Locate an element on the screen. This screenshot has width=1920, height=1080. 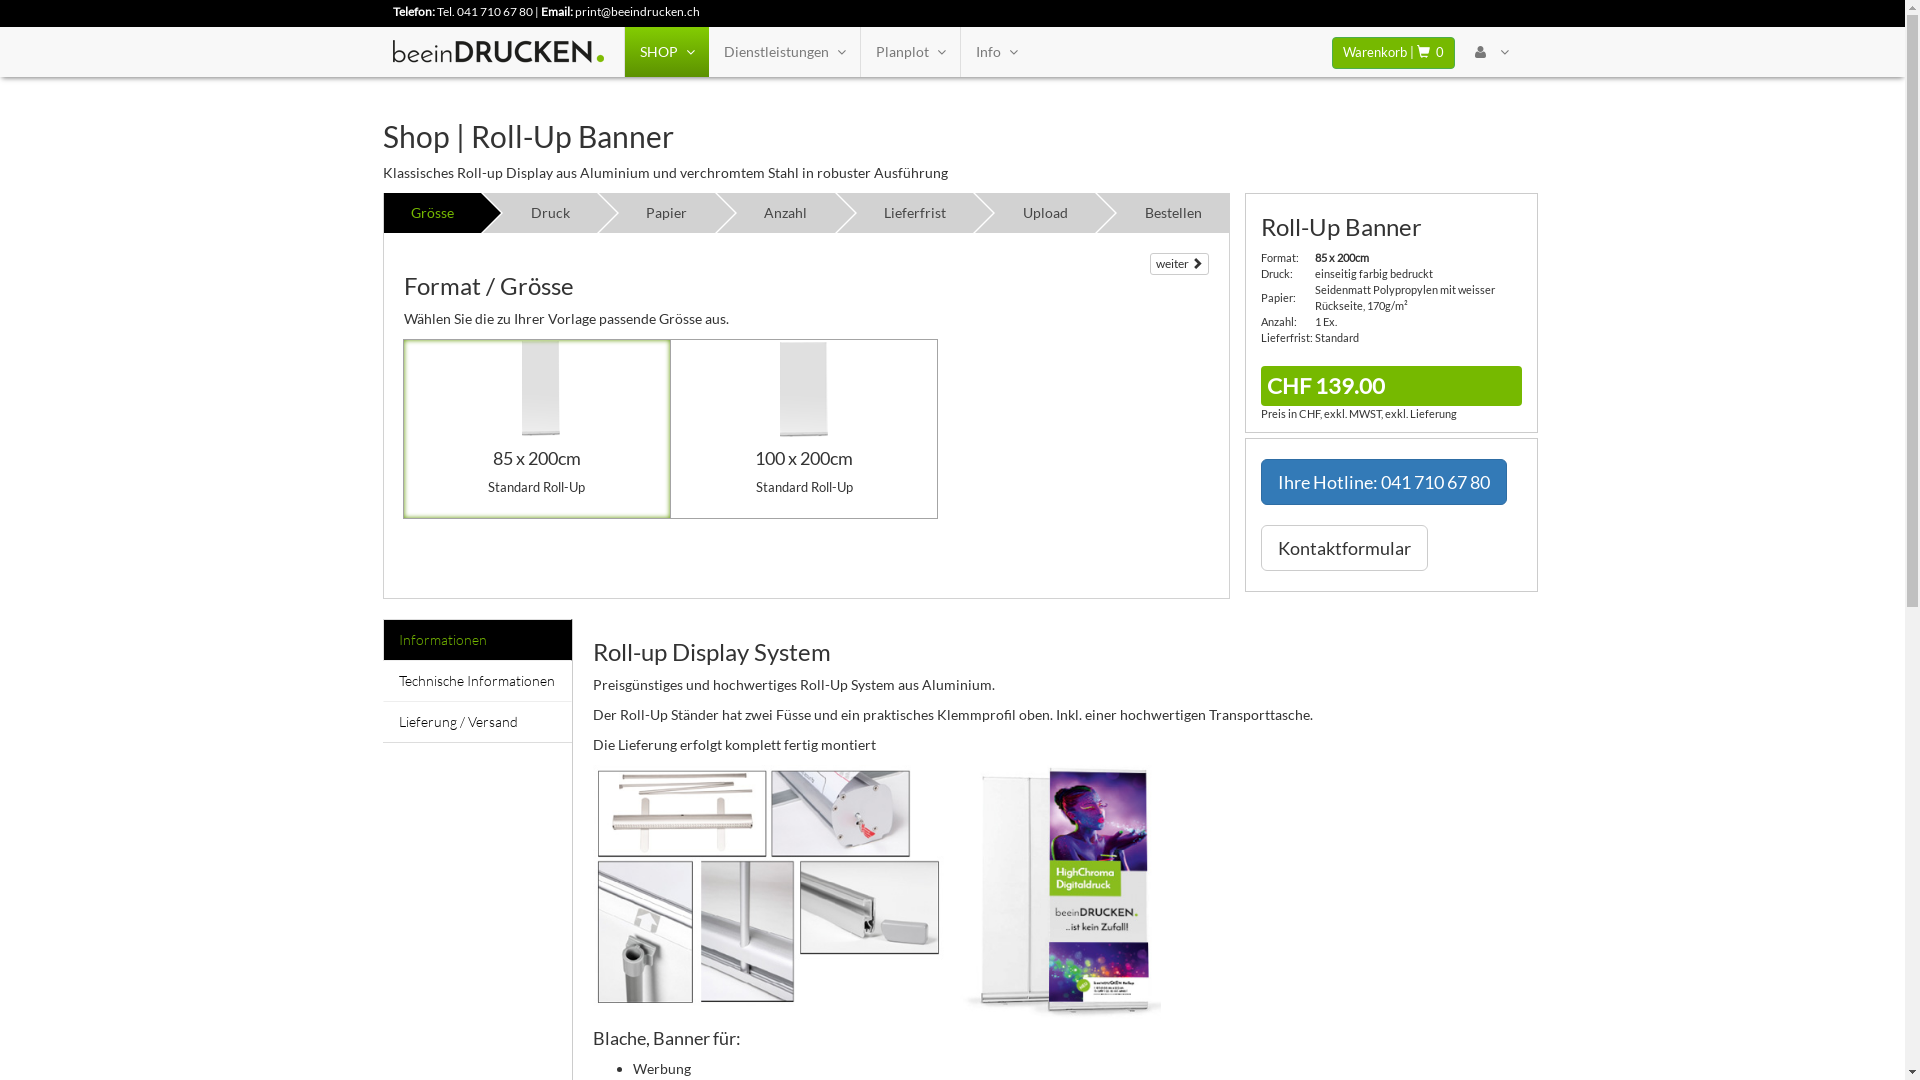
'Bestellen' is located at coordinates (1116, 212).